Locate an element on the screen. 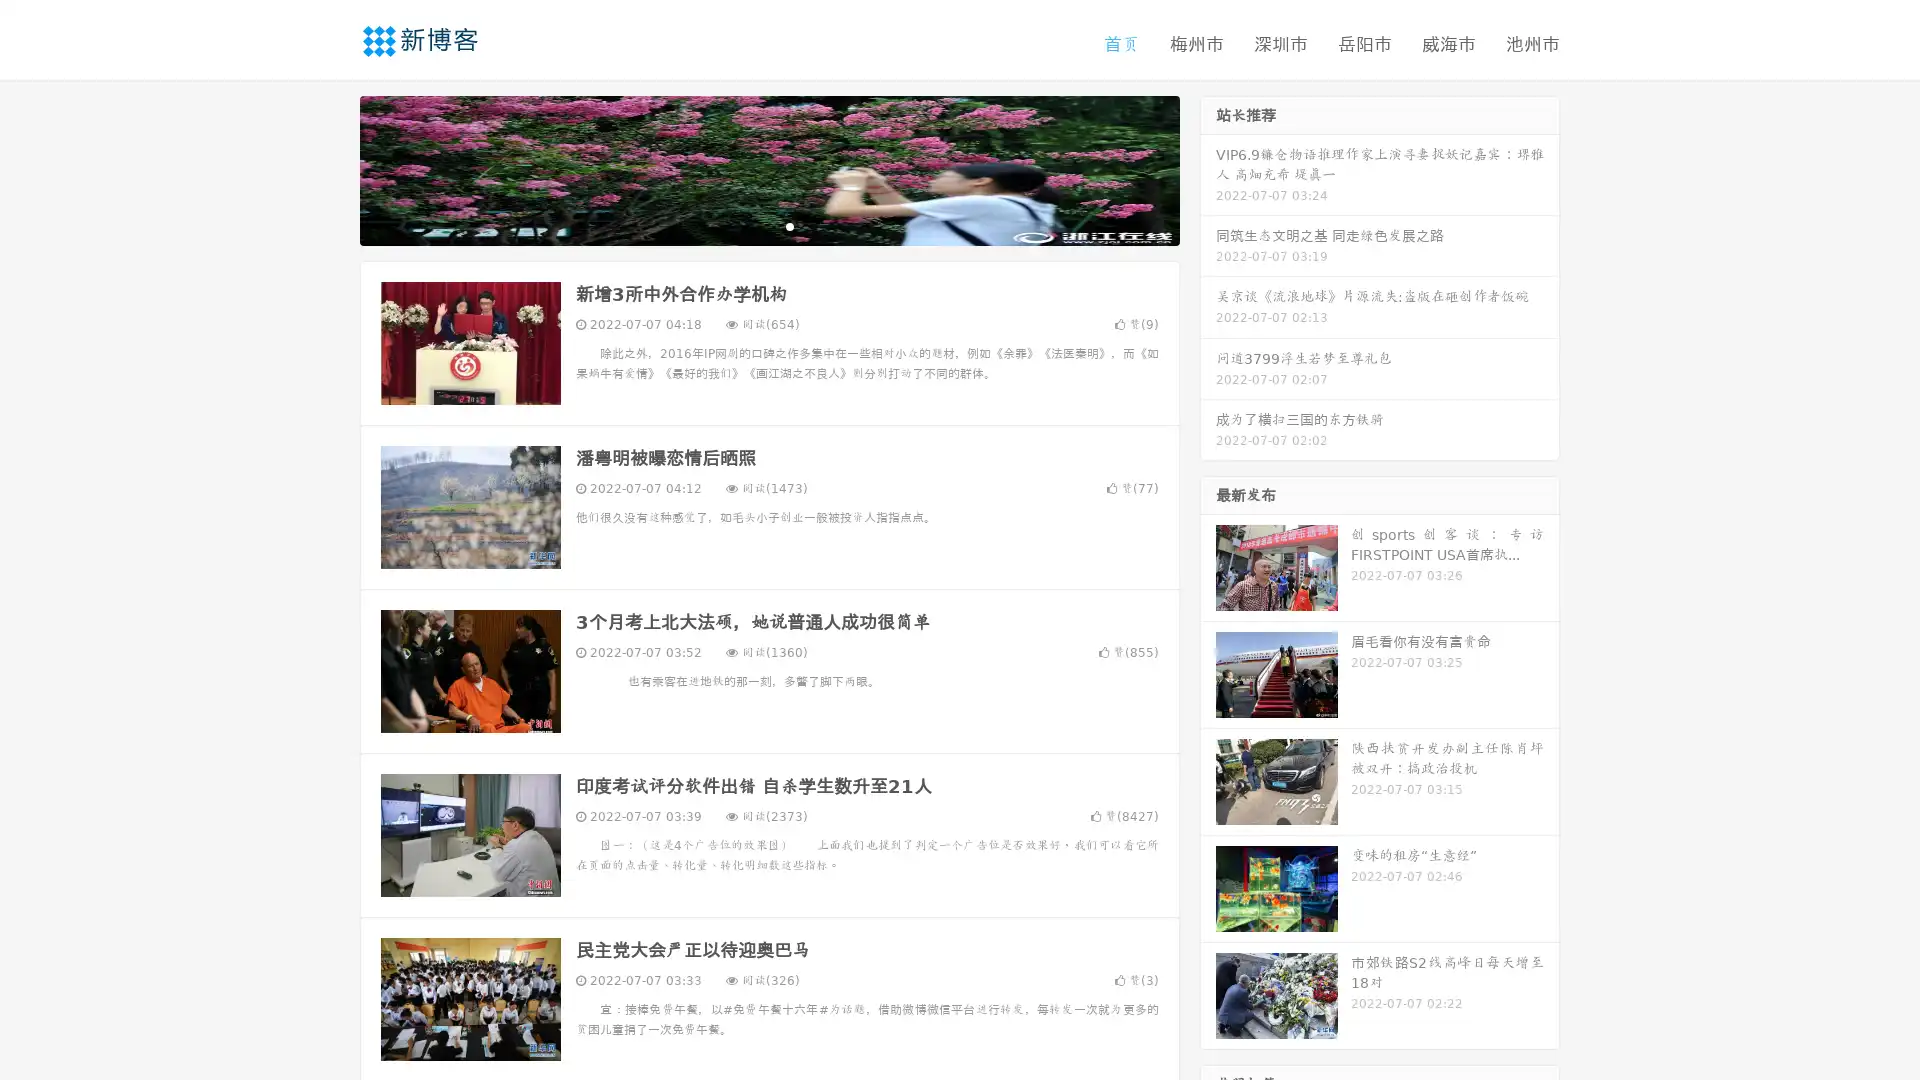 Image resolution: width=1920 pixels, height=1080 pixels. Go to slide 3 is located at coordinates (789, 225).